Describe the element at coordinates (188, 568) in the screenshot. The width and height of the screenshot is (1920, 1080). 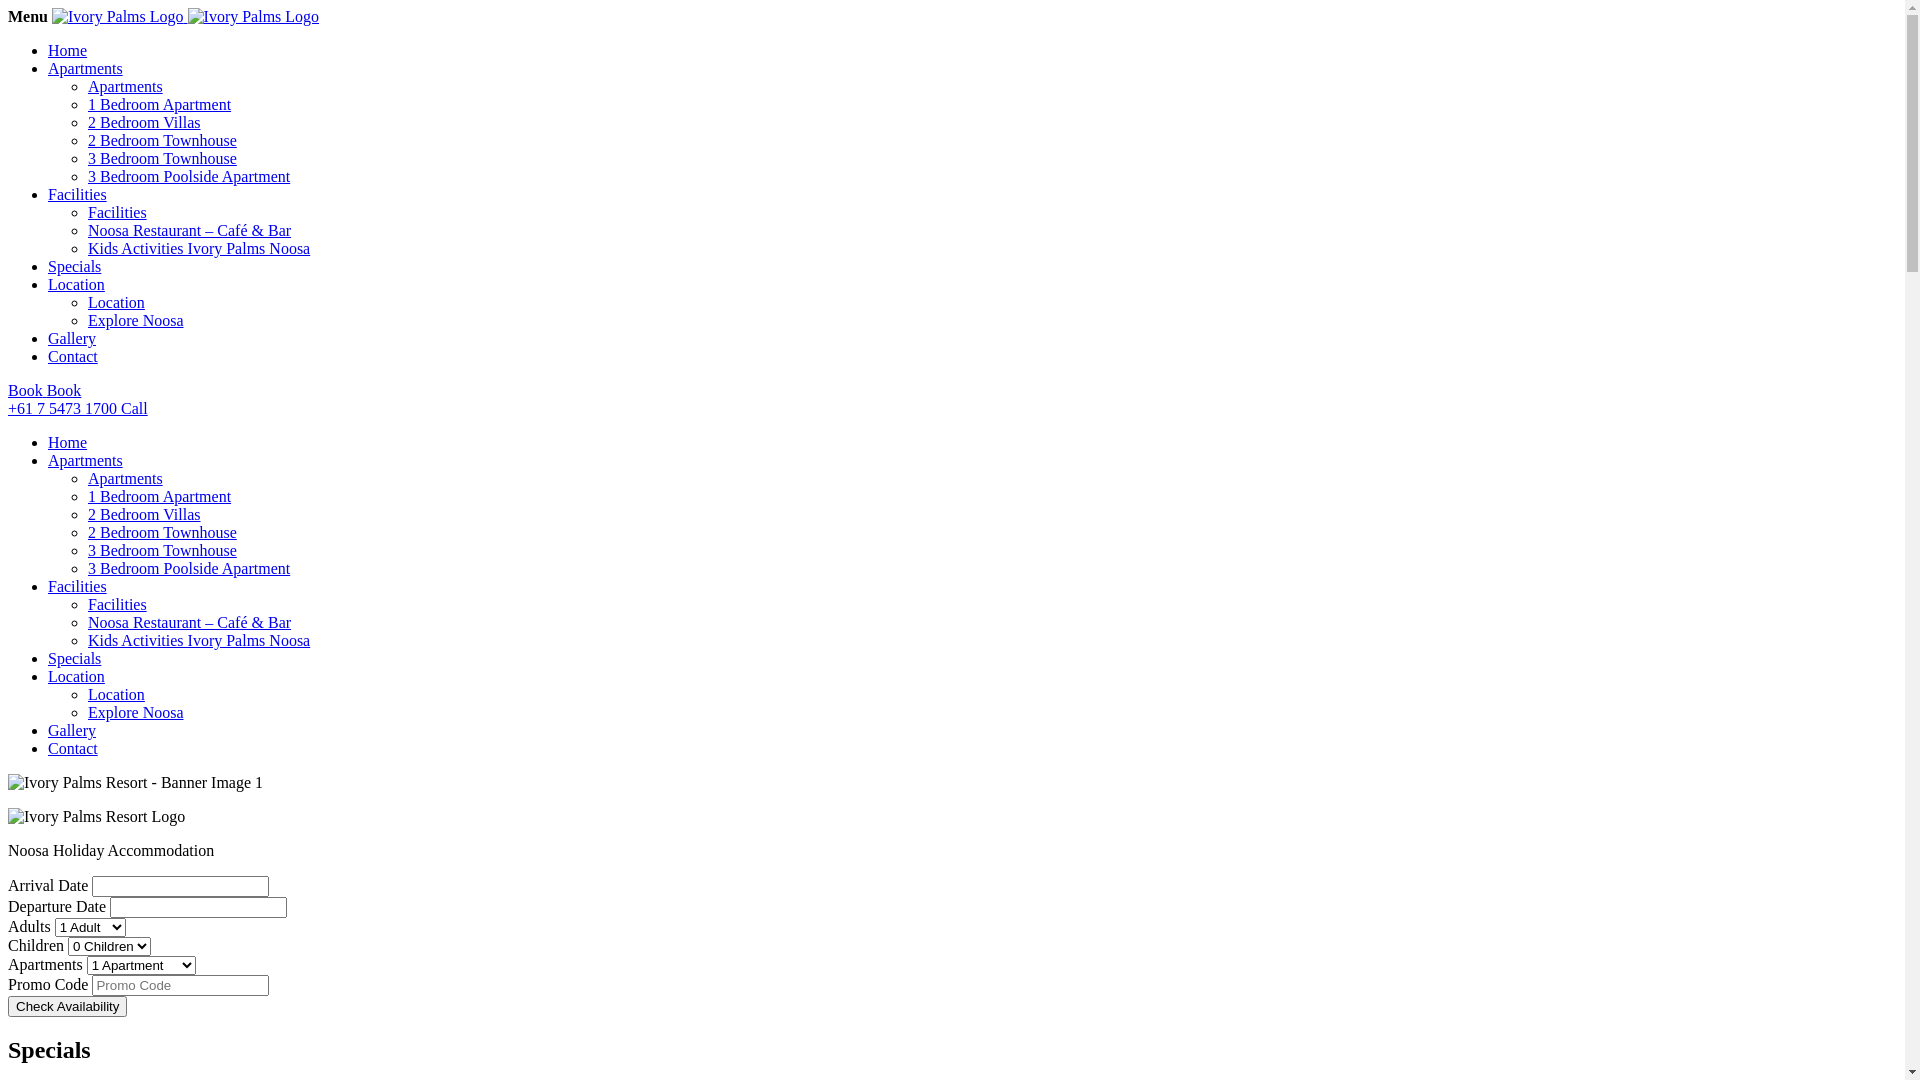
I see `'3 Bedroom Poolside Apartment'` at that location.